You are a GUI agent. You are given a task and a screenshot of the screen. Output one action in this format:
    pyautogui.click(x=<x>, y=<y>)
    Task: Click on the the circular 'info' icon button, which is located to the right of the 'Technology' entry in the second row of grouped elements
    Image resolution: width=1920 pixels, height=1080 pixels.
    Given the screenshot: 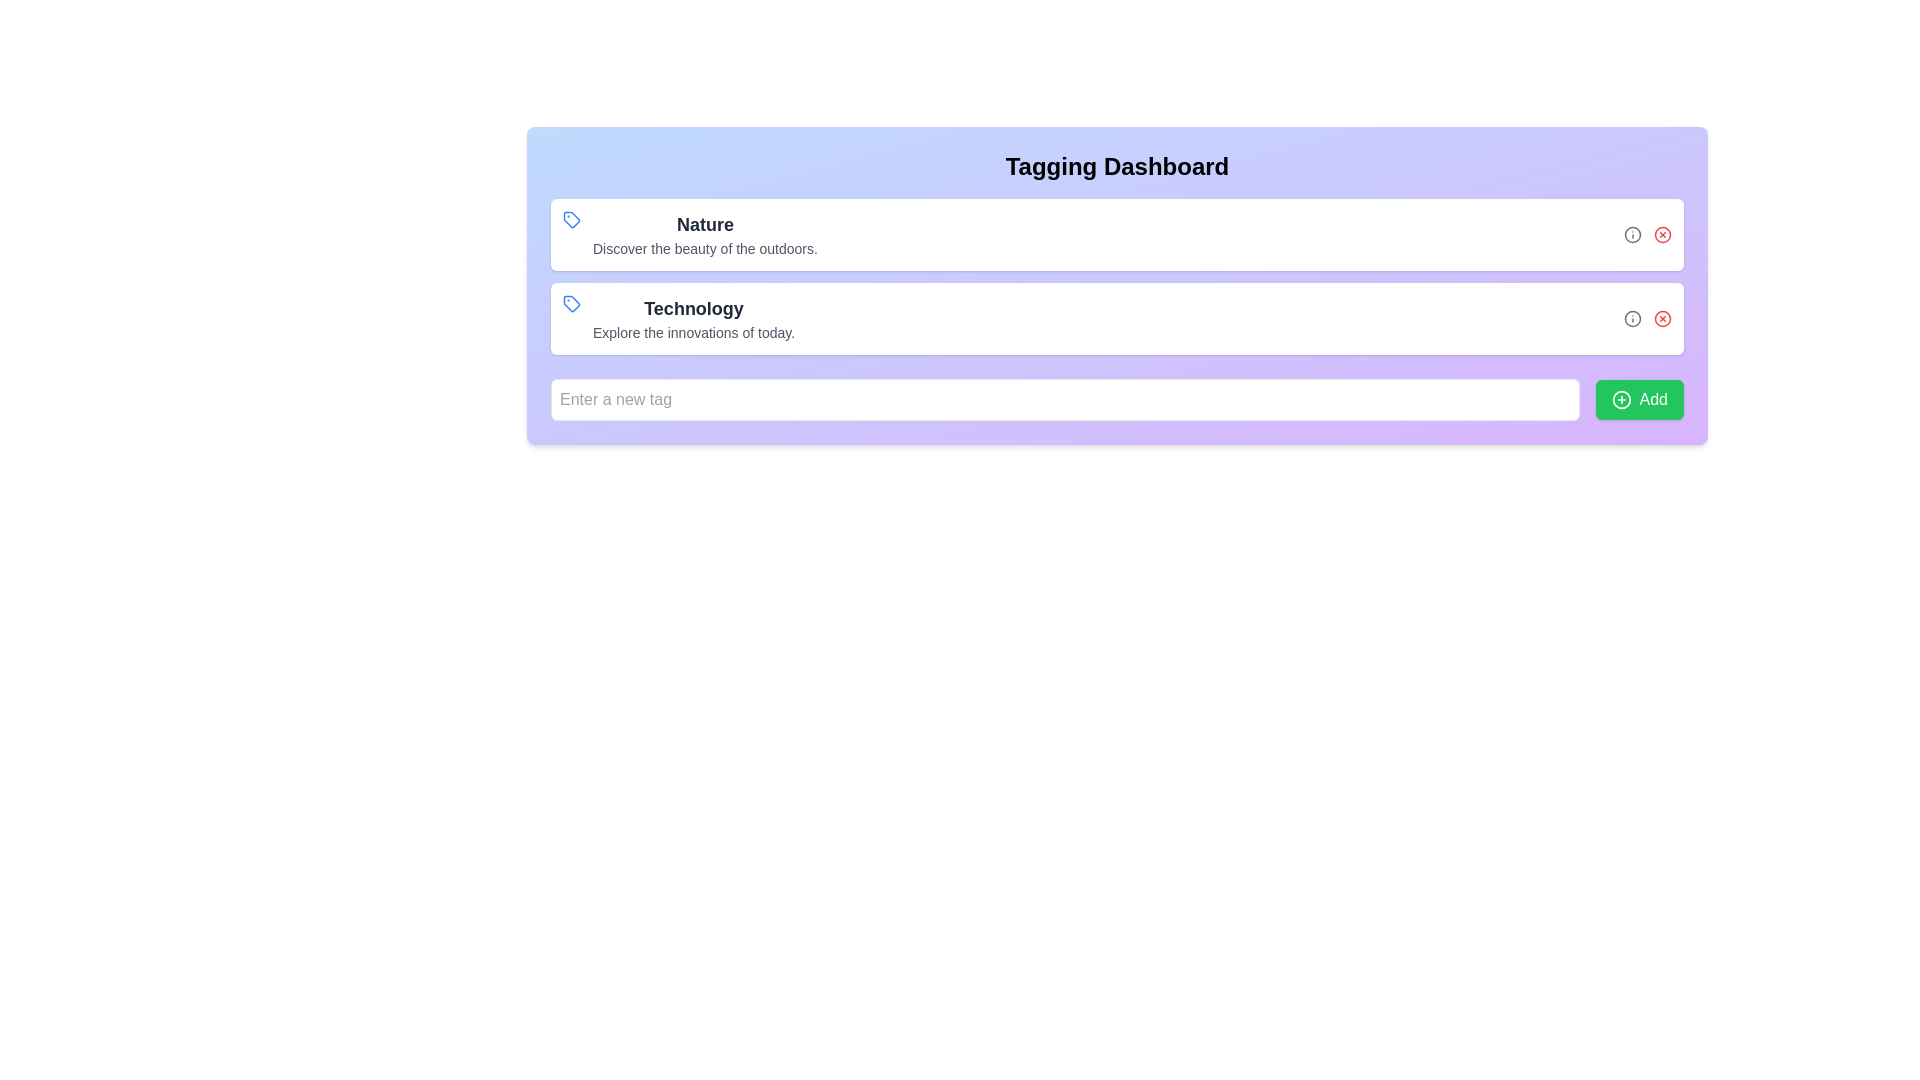 What is the action you would take?
    pyautogui.click(x=1632, y=318)
    